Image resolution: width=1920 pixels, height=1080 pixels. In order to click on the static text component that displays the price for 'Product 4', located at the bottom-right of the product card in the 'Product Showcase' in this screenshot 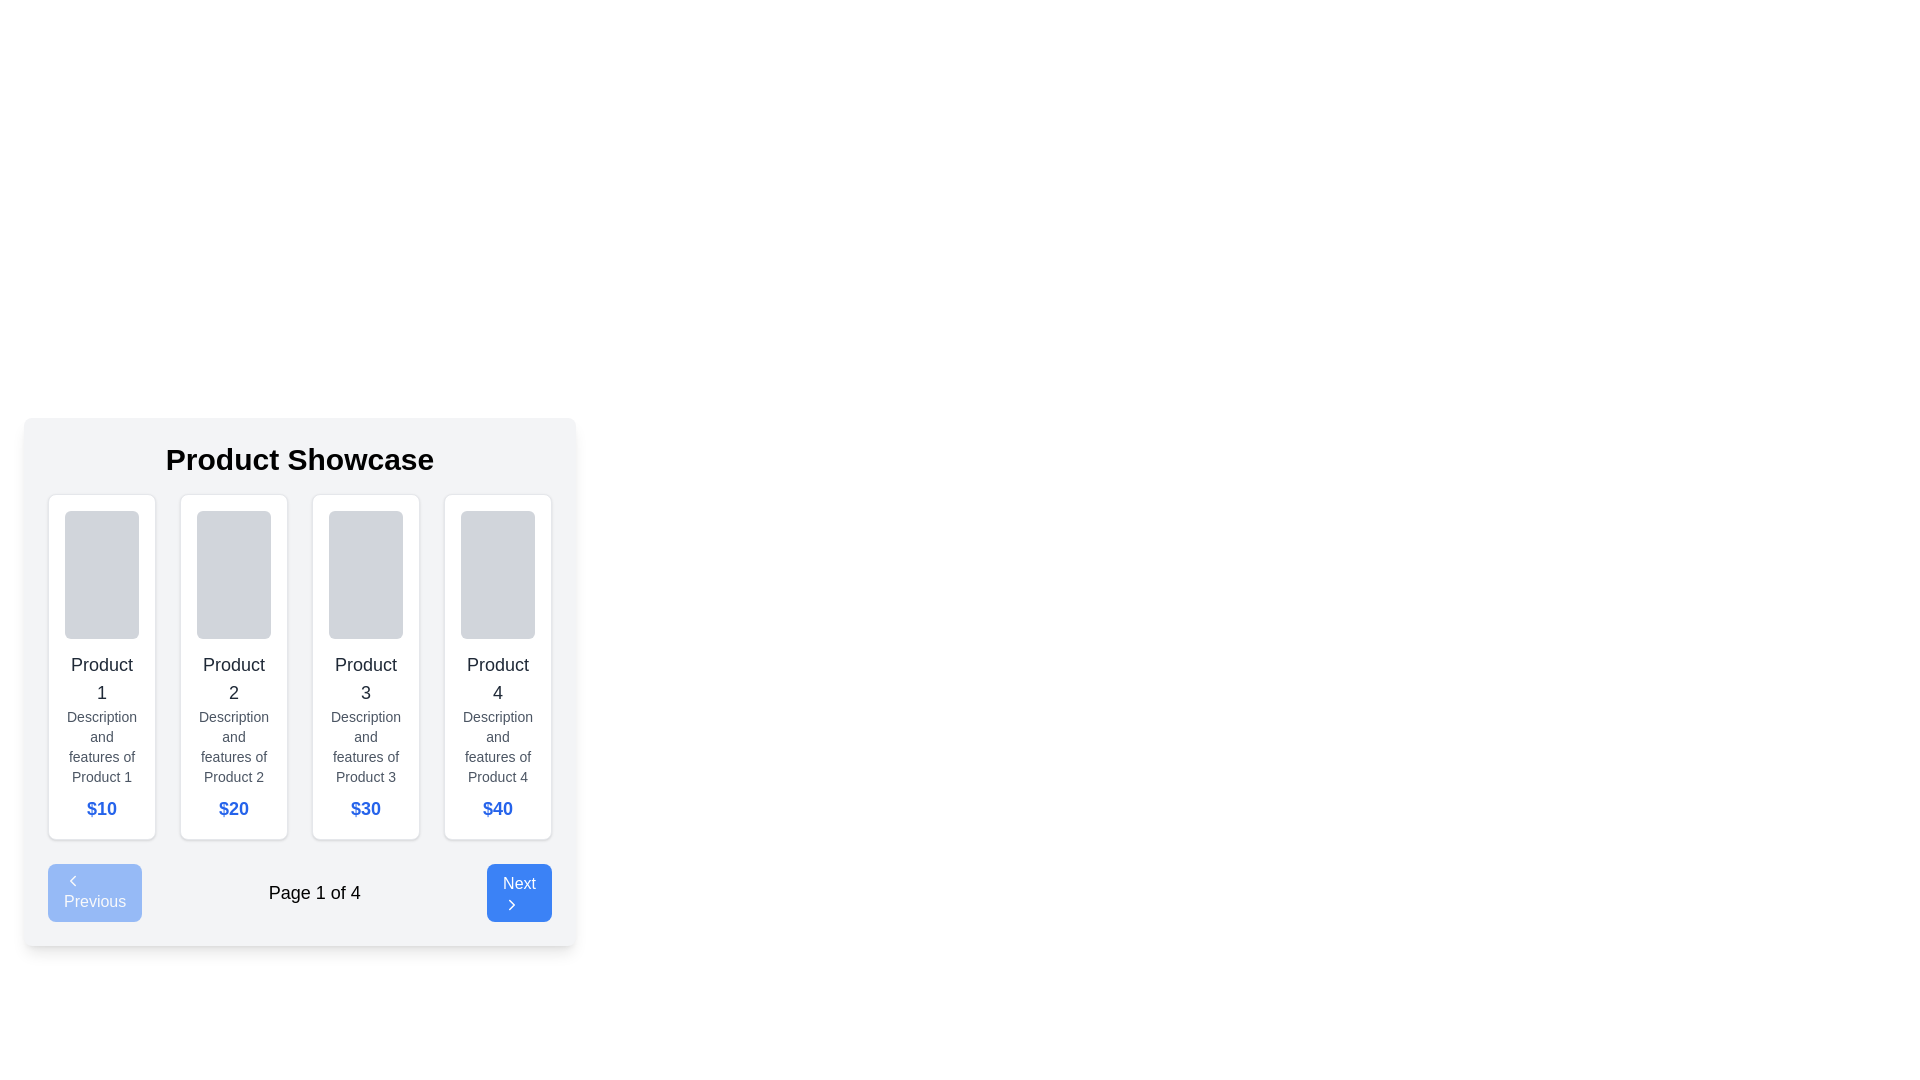, I will do `click(498, 808)`.